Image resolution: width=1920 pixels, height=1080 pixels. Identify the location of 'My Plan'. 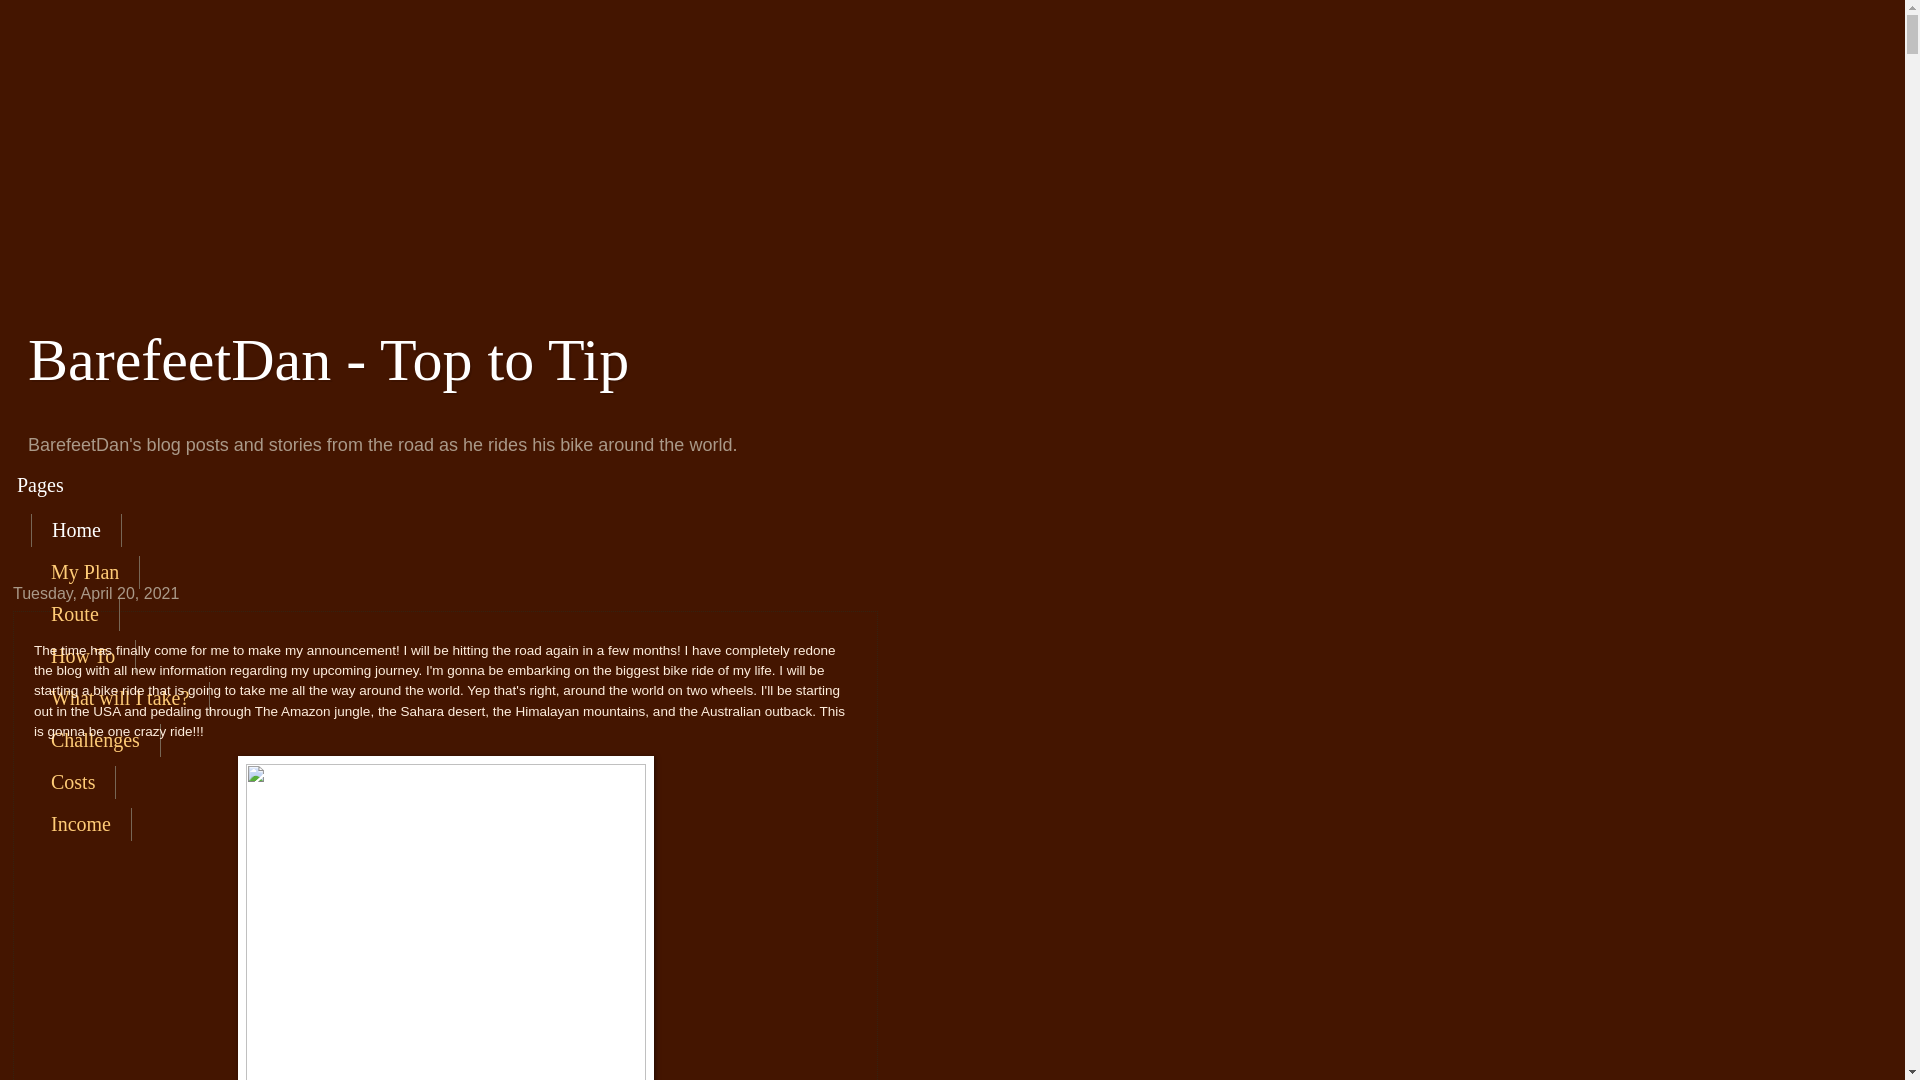
(84, 572).